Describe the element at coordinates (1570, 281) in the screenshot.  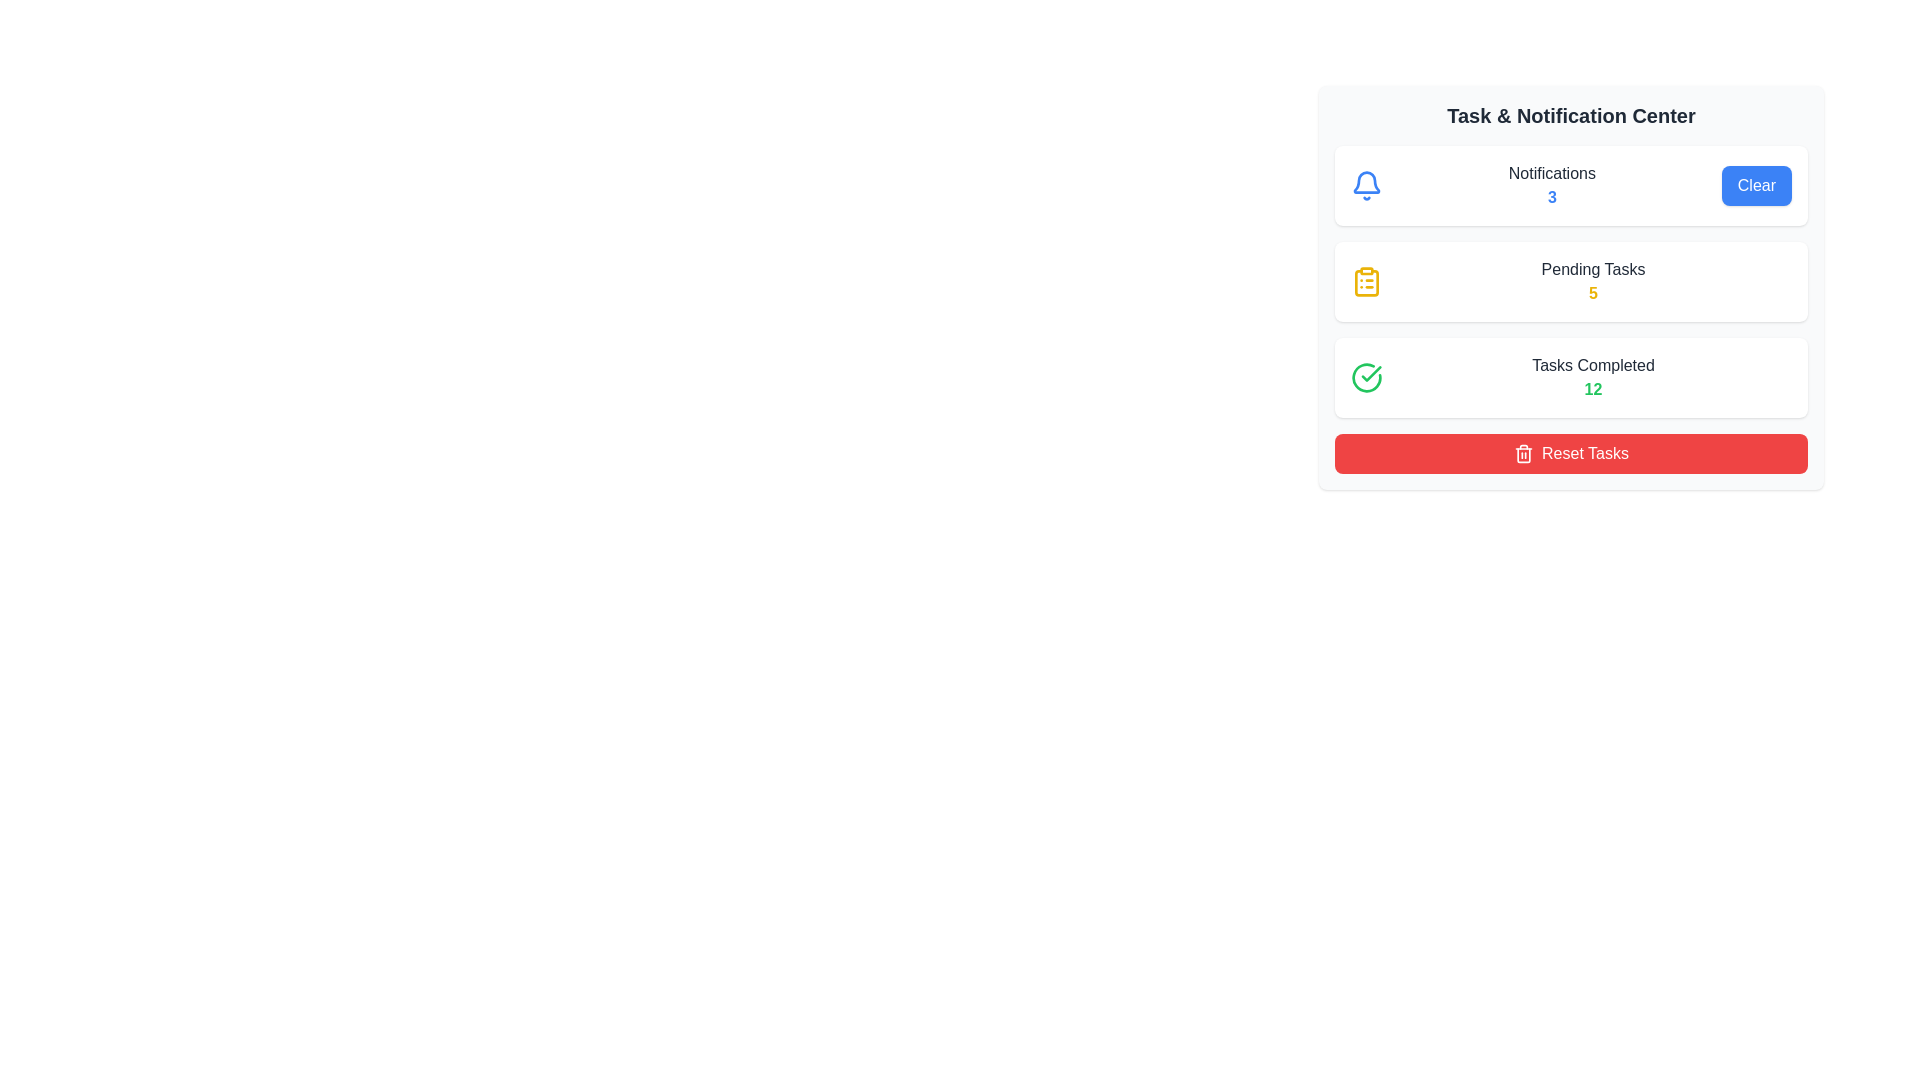
I see `the 'Pending Tasks' informational card, which features a clipboard icon, a label, and a count of '5' in bold yellow text, positioned in the 'Task & Notification Center'` at that location.